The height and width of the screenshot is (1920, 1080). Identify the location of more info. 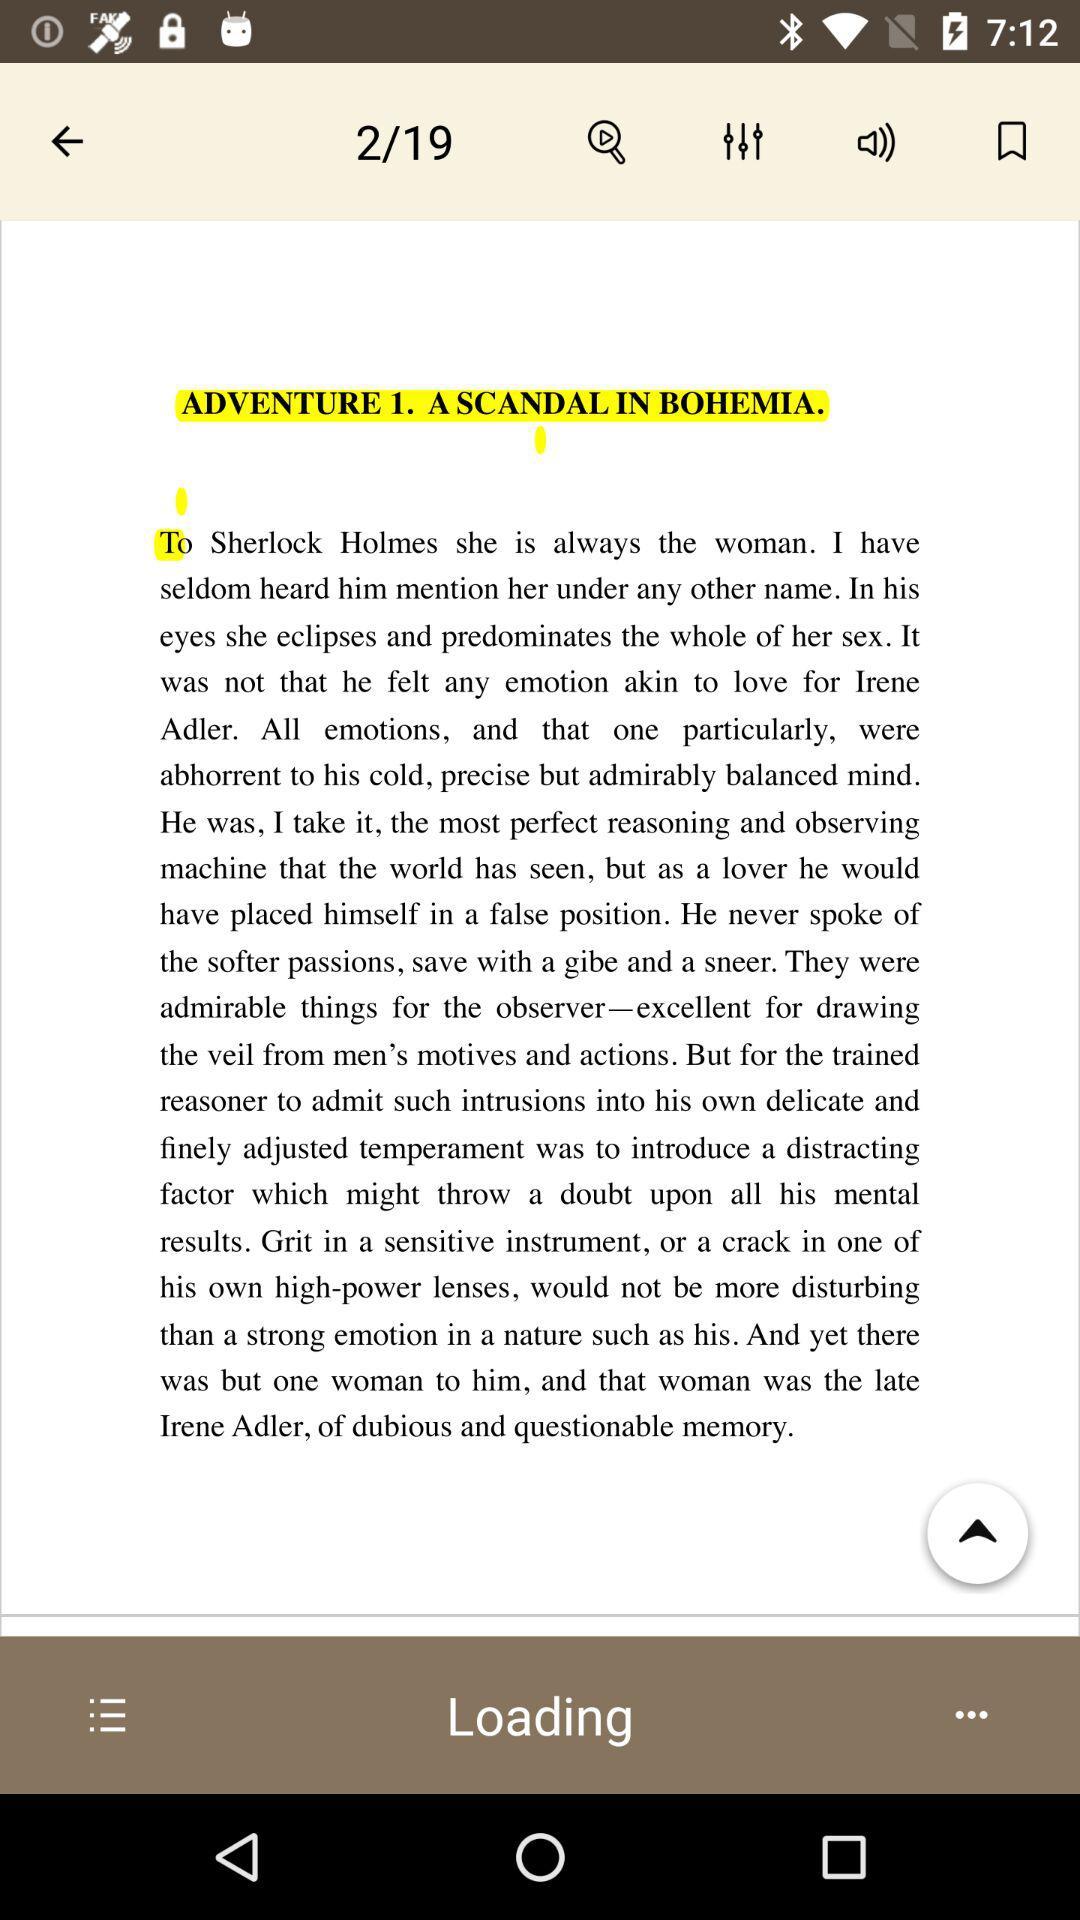
(108, 1714).